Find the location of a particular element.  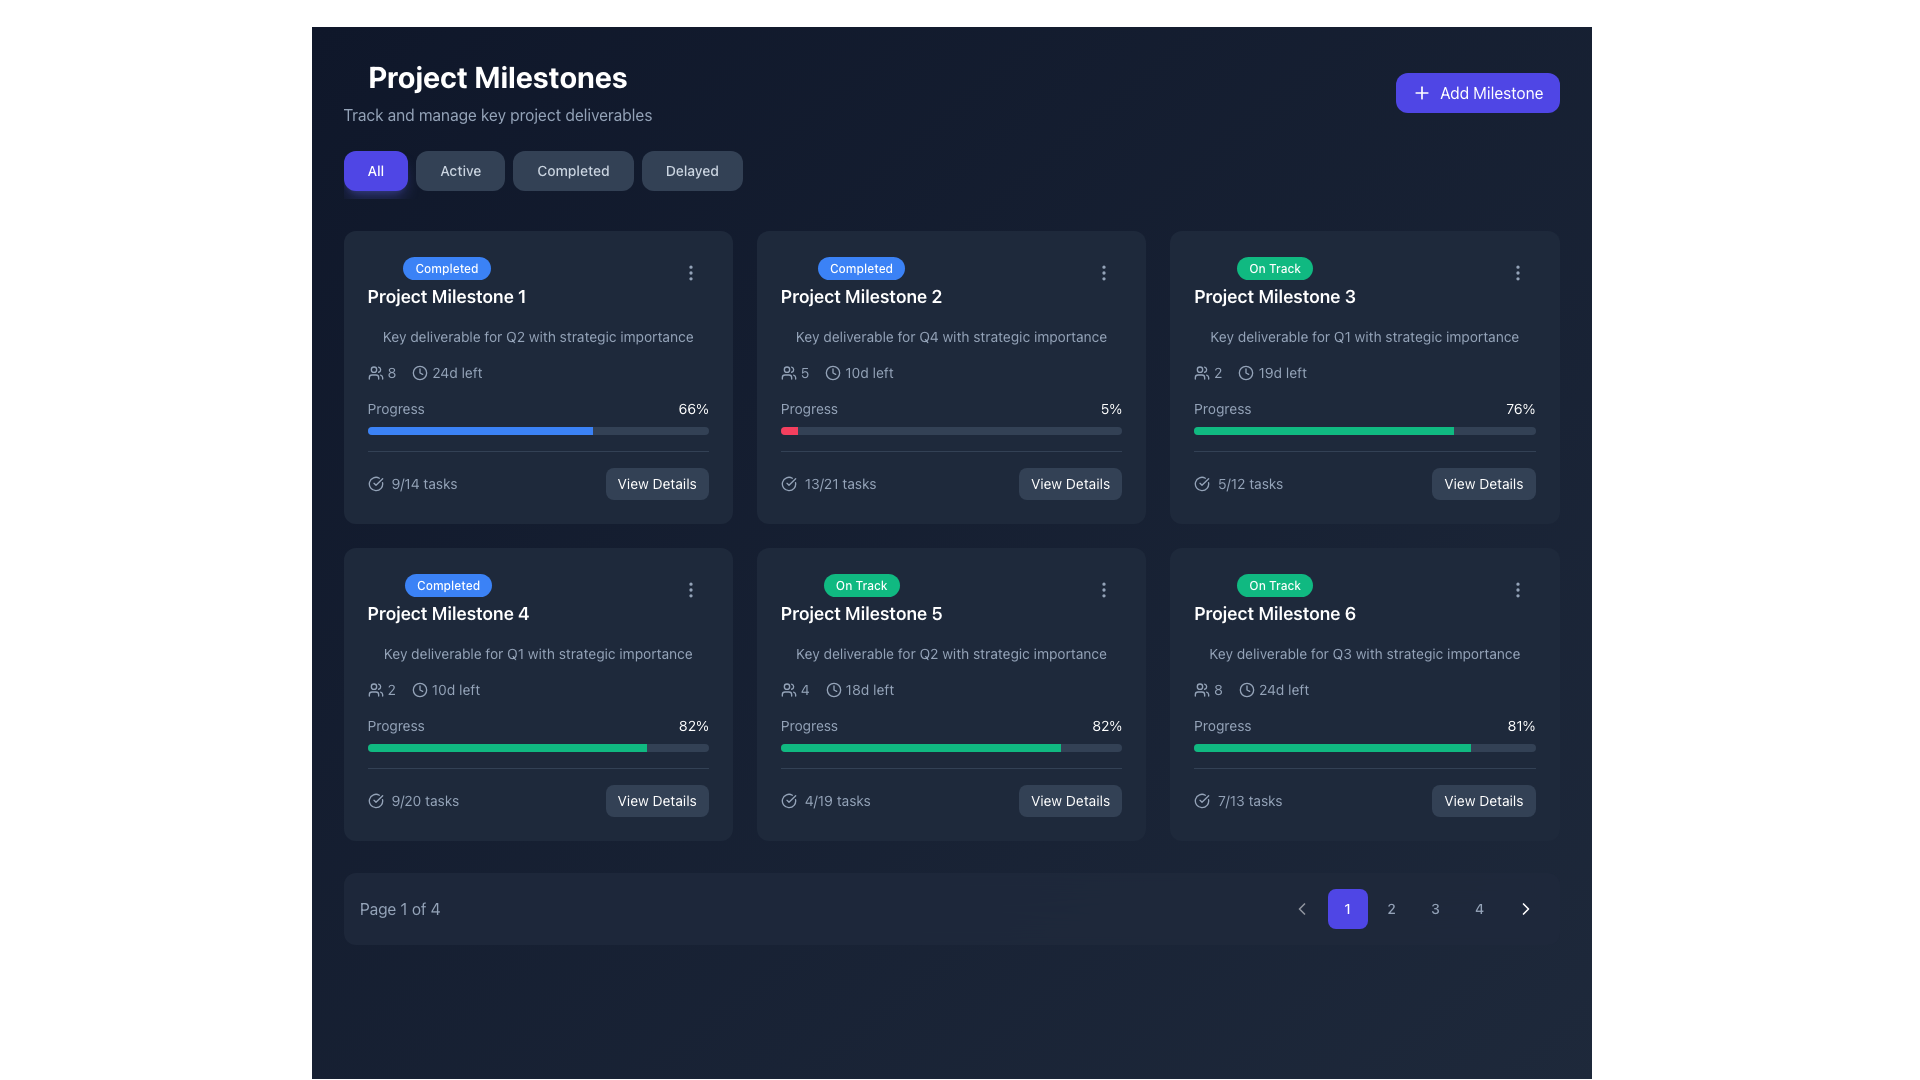

the Status badge indicating 'On Track' for the project milestone located in the 'Project Milestone 5' block, which is positioned directly above the title is located at coordinates (861, 585).